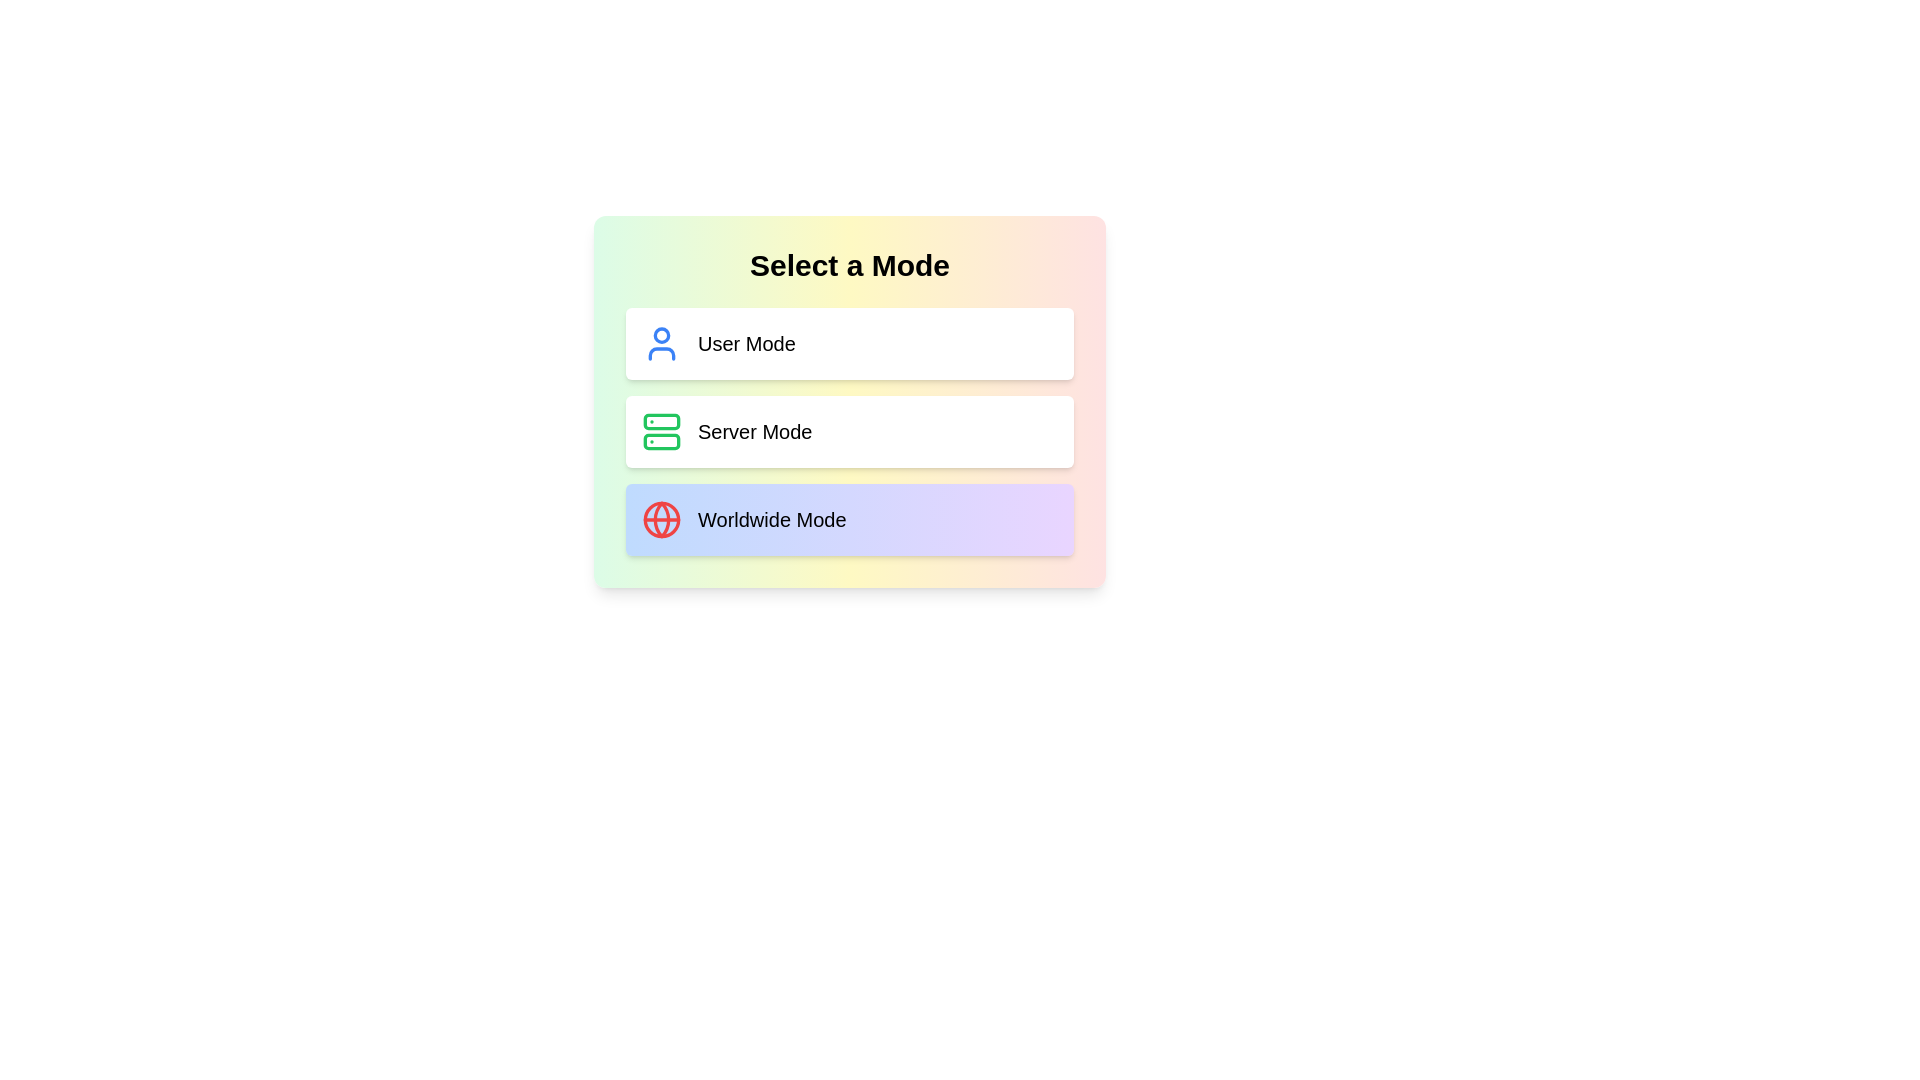 The height and width of the screenshot is (1080, 1920). What do you see at coordinates (754, 431) in the screenshot?
I see `text label 'Server Mode' which is styled in medium font size and weight, positioned next to a server icon within a selection panel` at bounding box center [754, 431].